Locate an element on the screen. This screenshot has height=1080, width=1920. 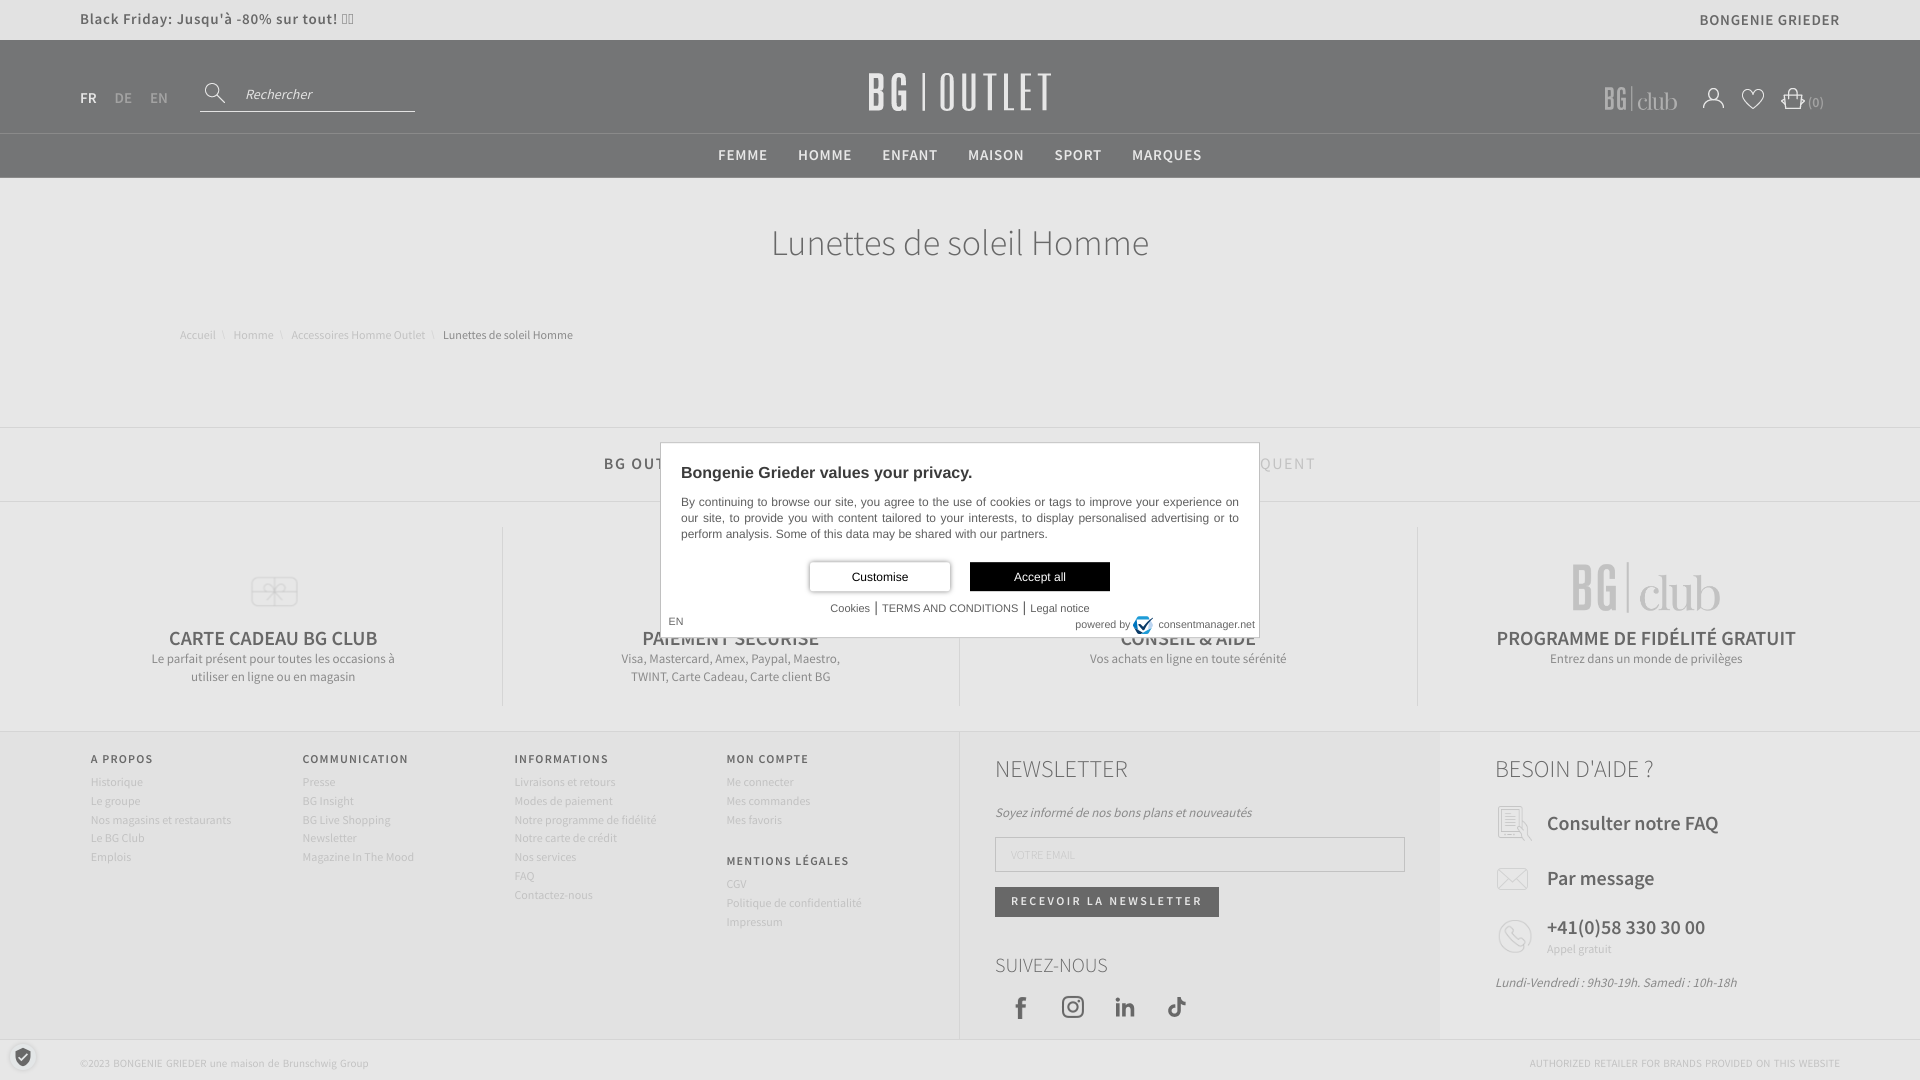
'BG Live Shopping' is located at coordinates (301, 820).